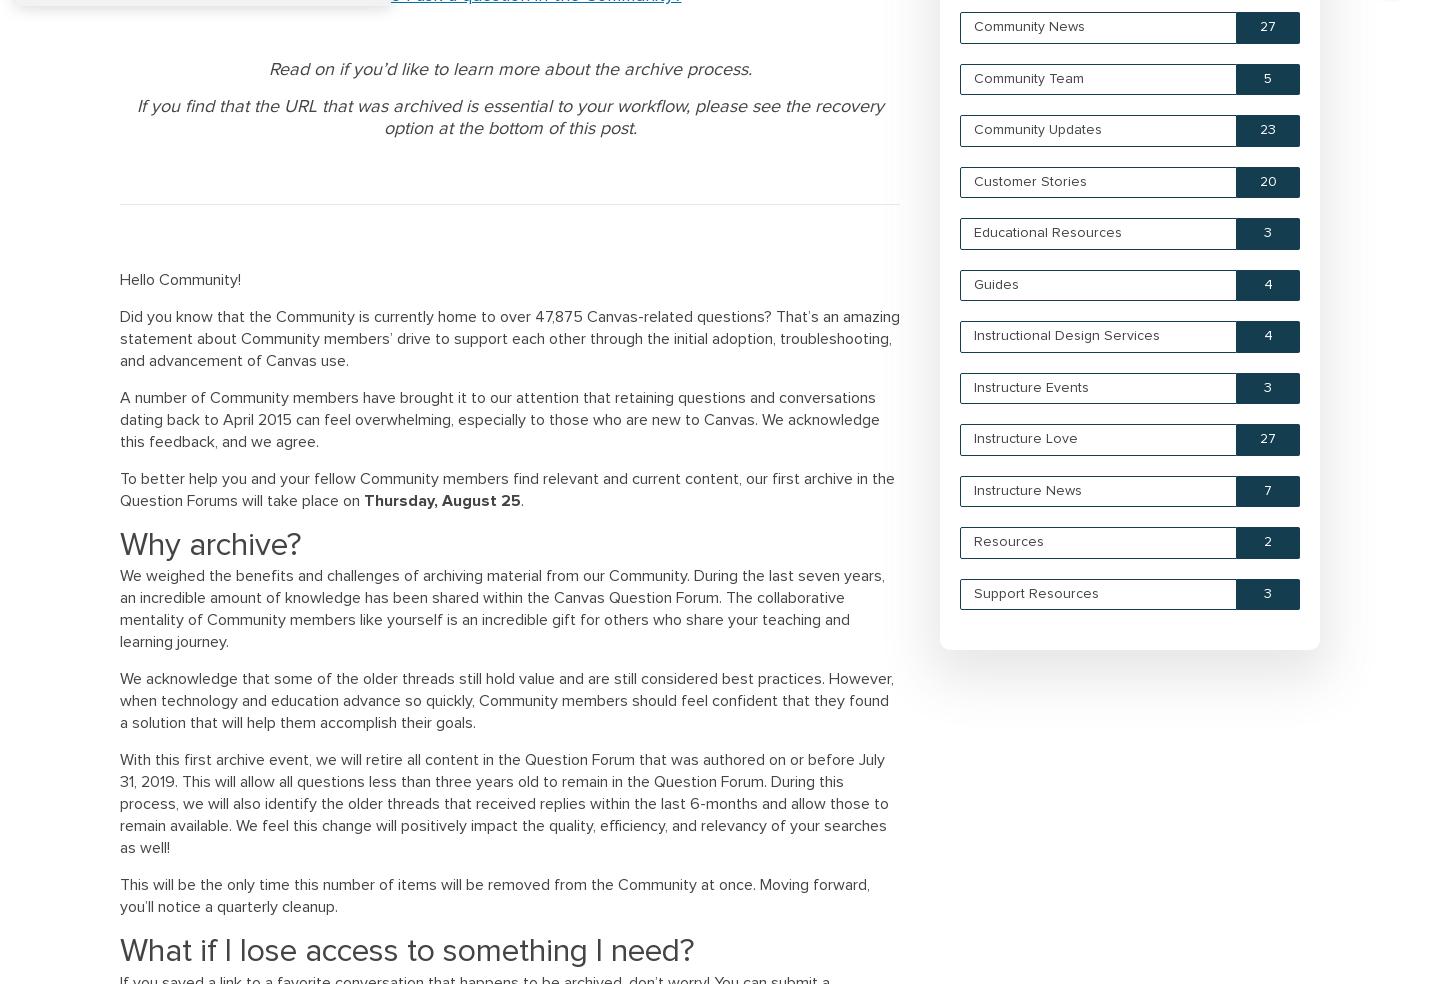 This screenshot has width=1440, height=984. What do you see at coordinates (1029, 25) in the screenshot?
I see `'Community News'` at bounding box center [1029, 25].